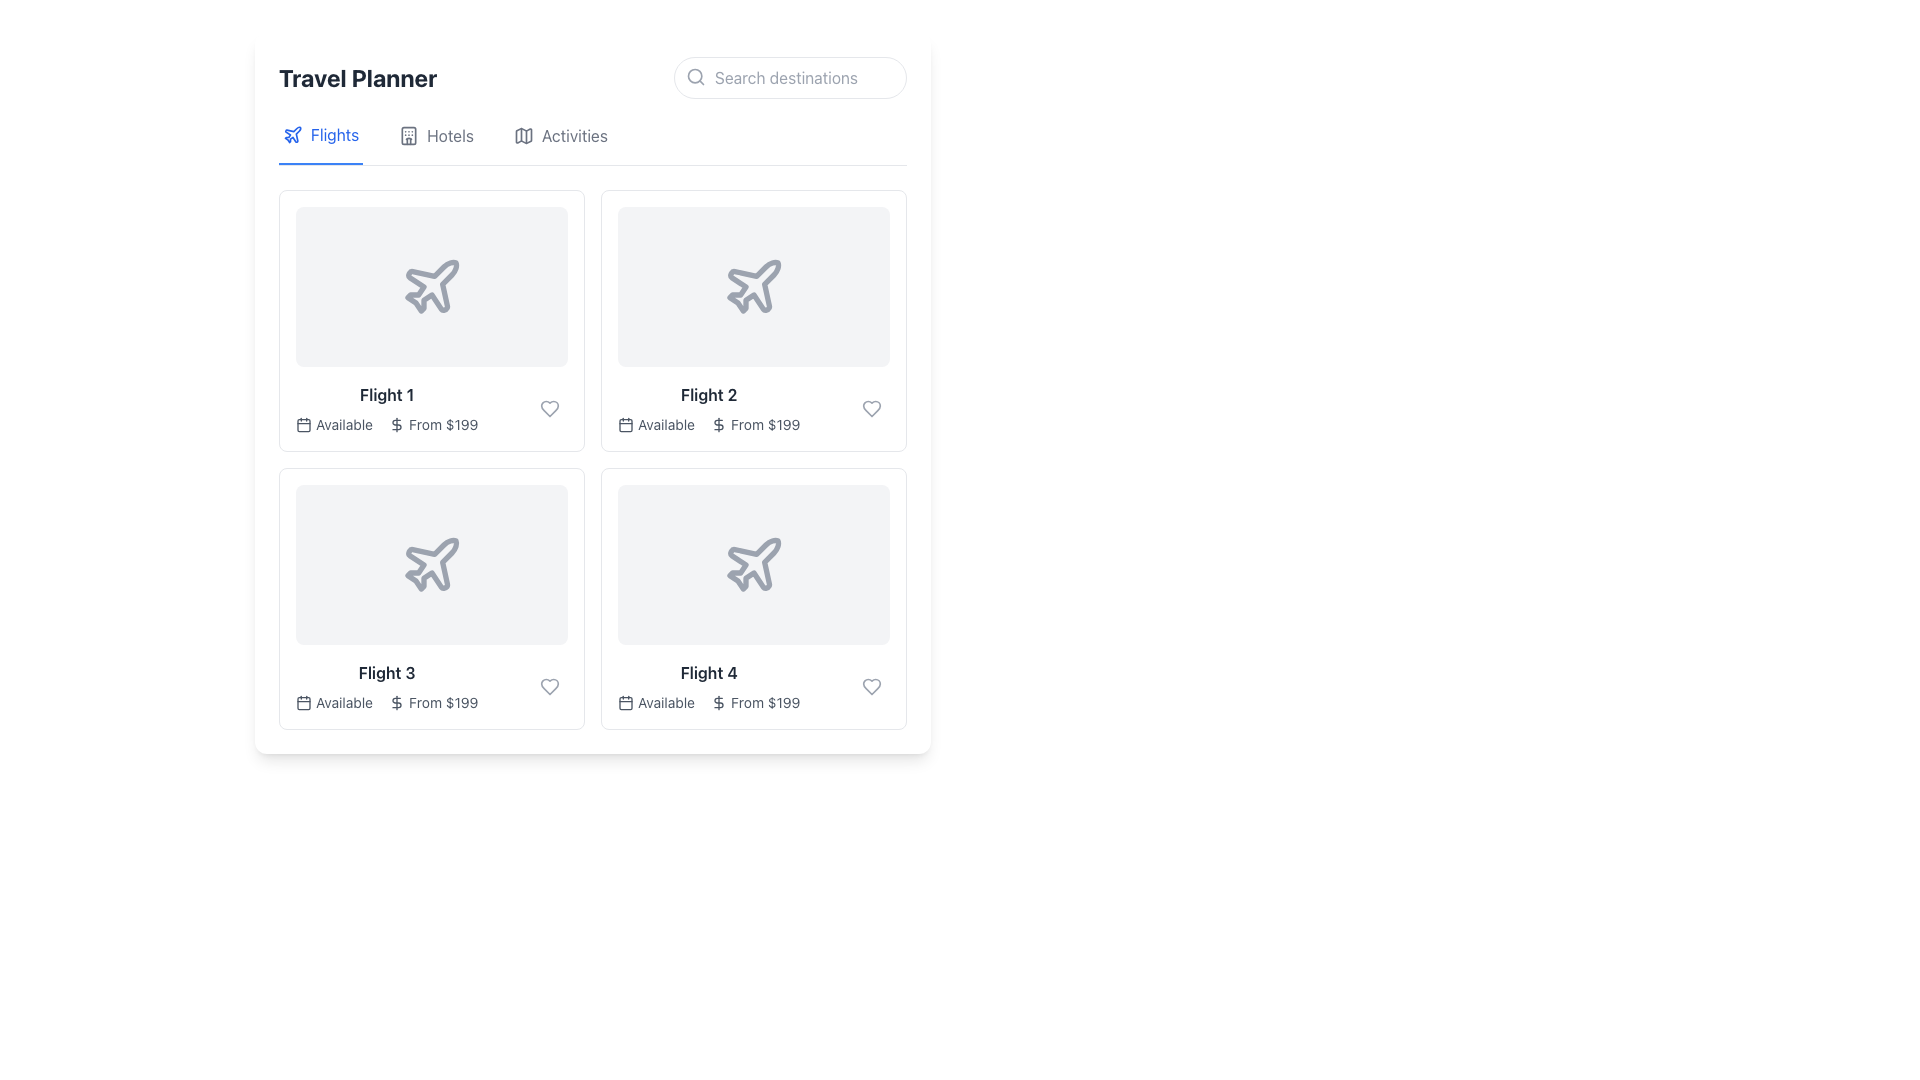 The image size is (1920, 1080). What do you see at coordinates (387, 407) in the screenshot?
I see `the icons in the 'Flight 1' Text and Icon Group element` at bounding box center [387, 407].